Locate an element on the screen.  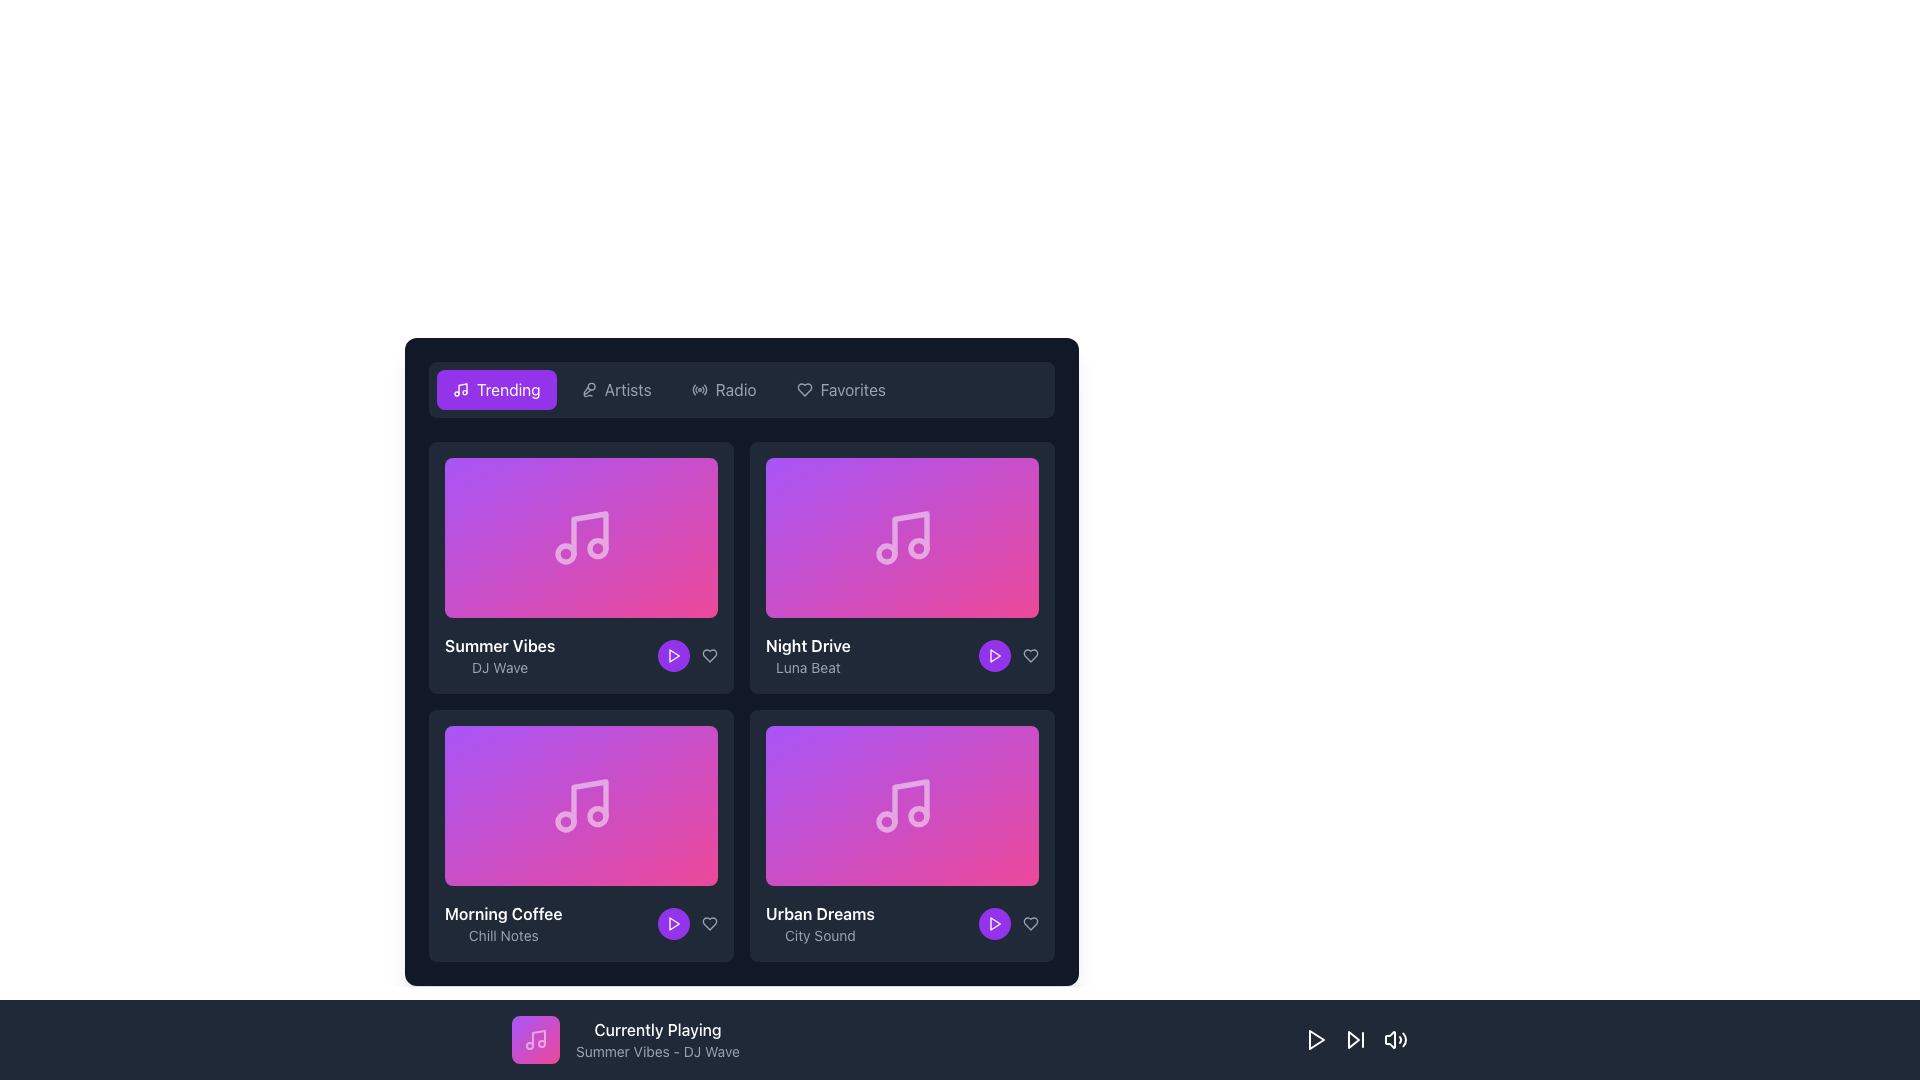
the circular purple button with a white play icon located in the 'Night Drive' section to observe its visual feedback is located at coordinates (1008, 655).